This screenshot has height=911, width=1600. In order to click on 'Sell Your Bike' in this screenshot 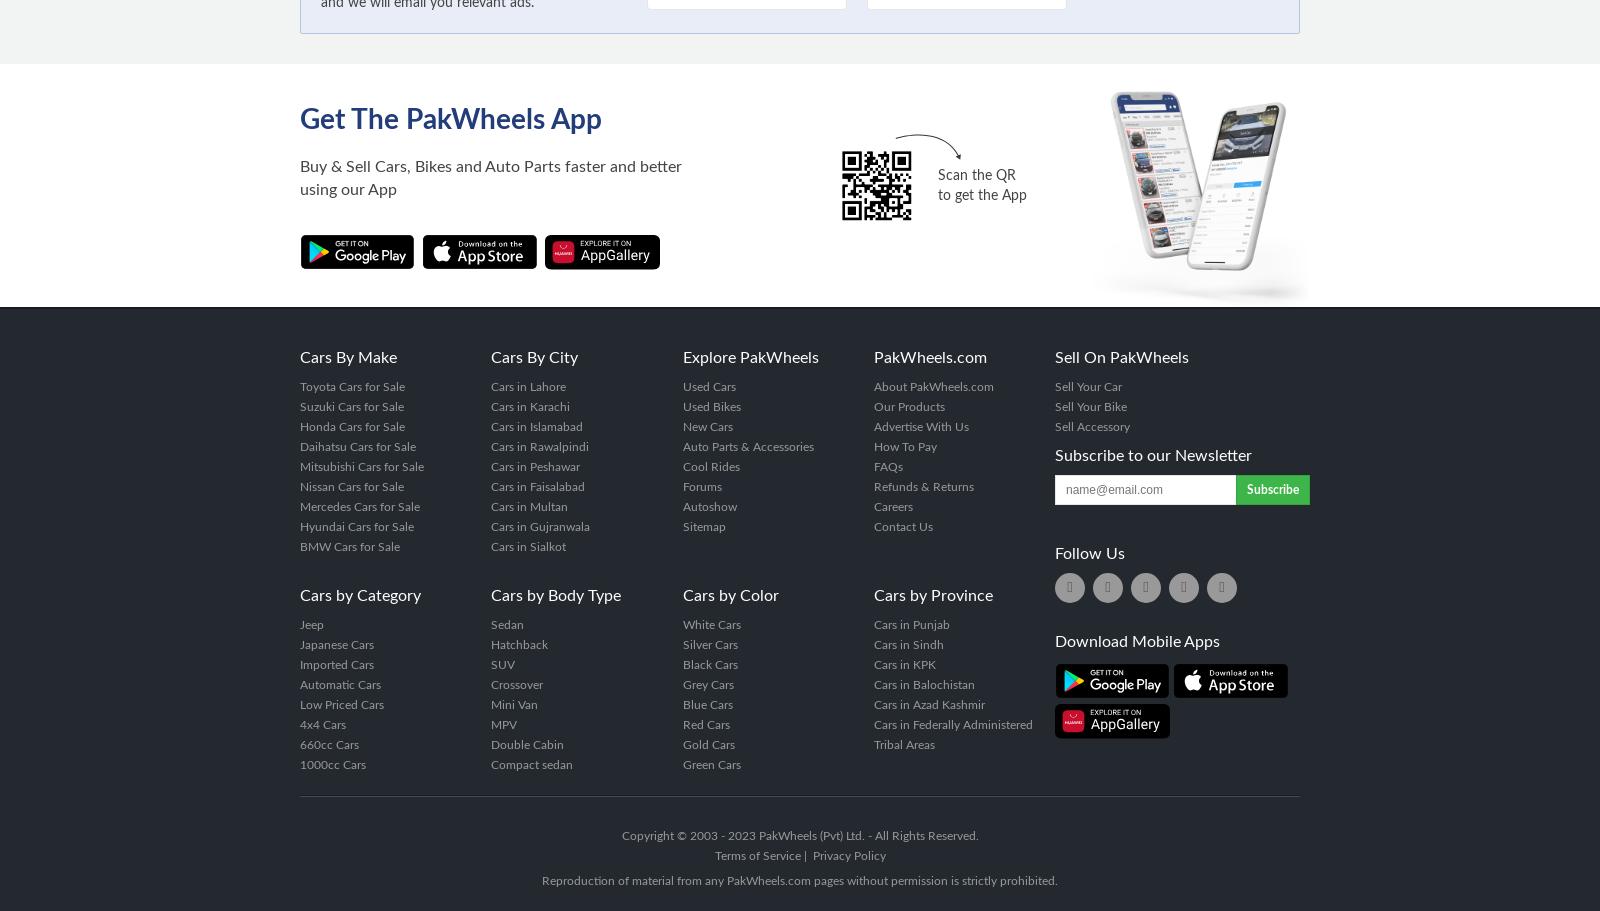, I will do `click(1055, 405)`.